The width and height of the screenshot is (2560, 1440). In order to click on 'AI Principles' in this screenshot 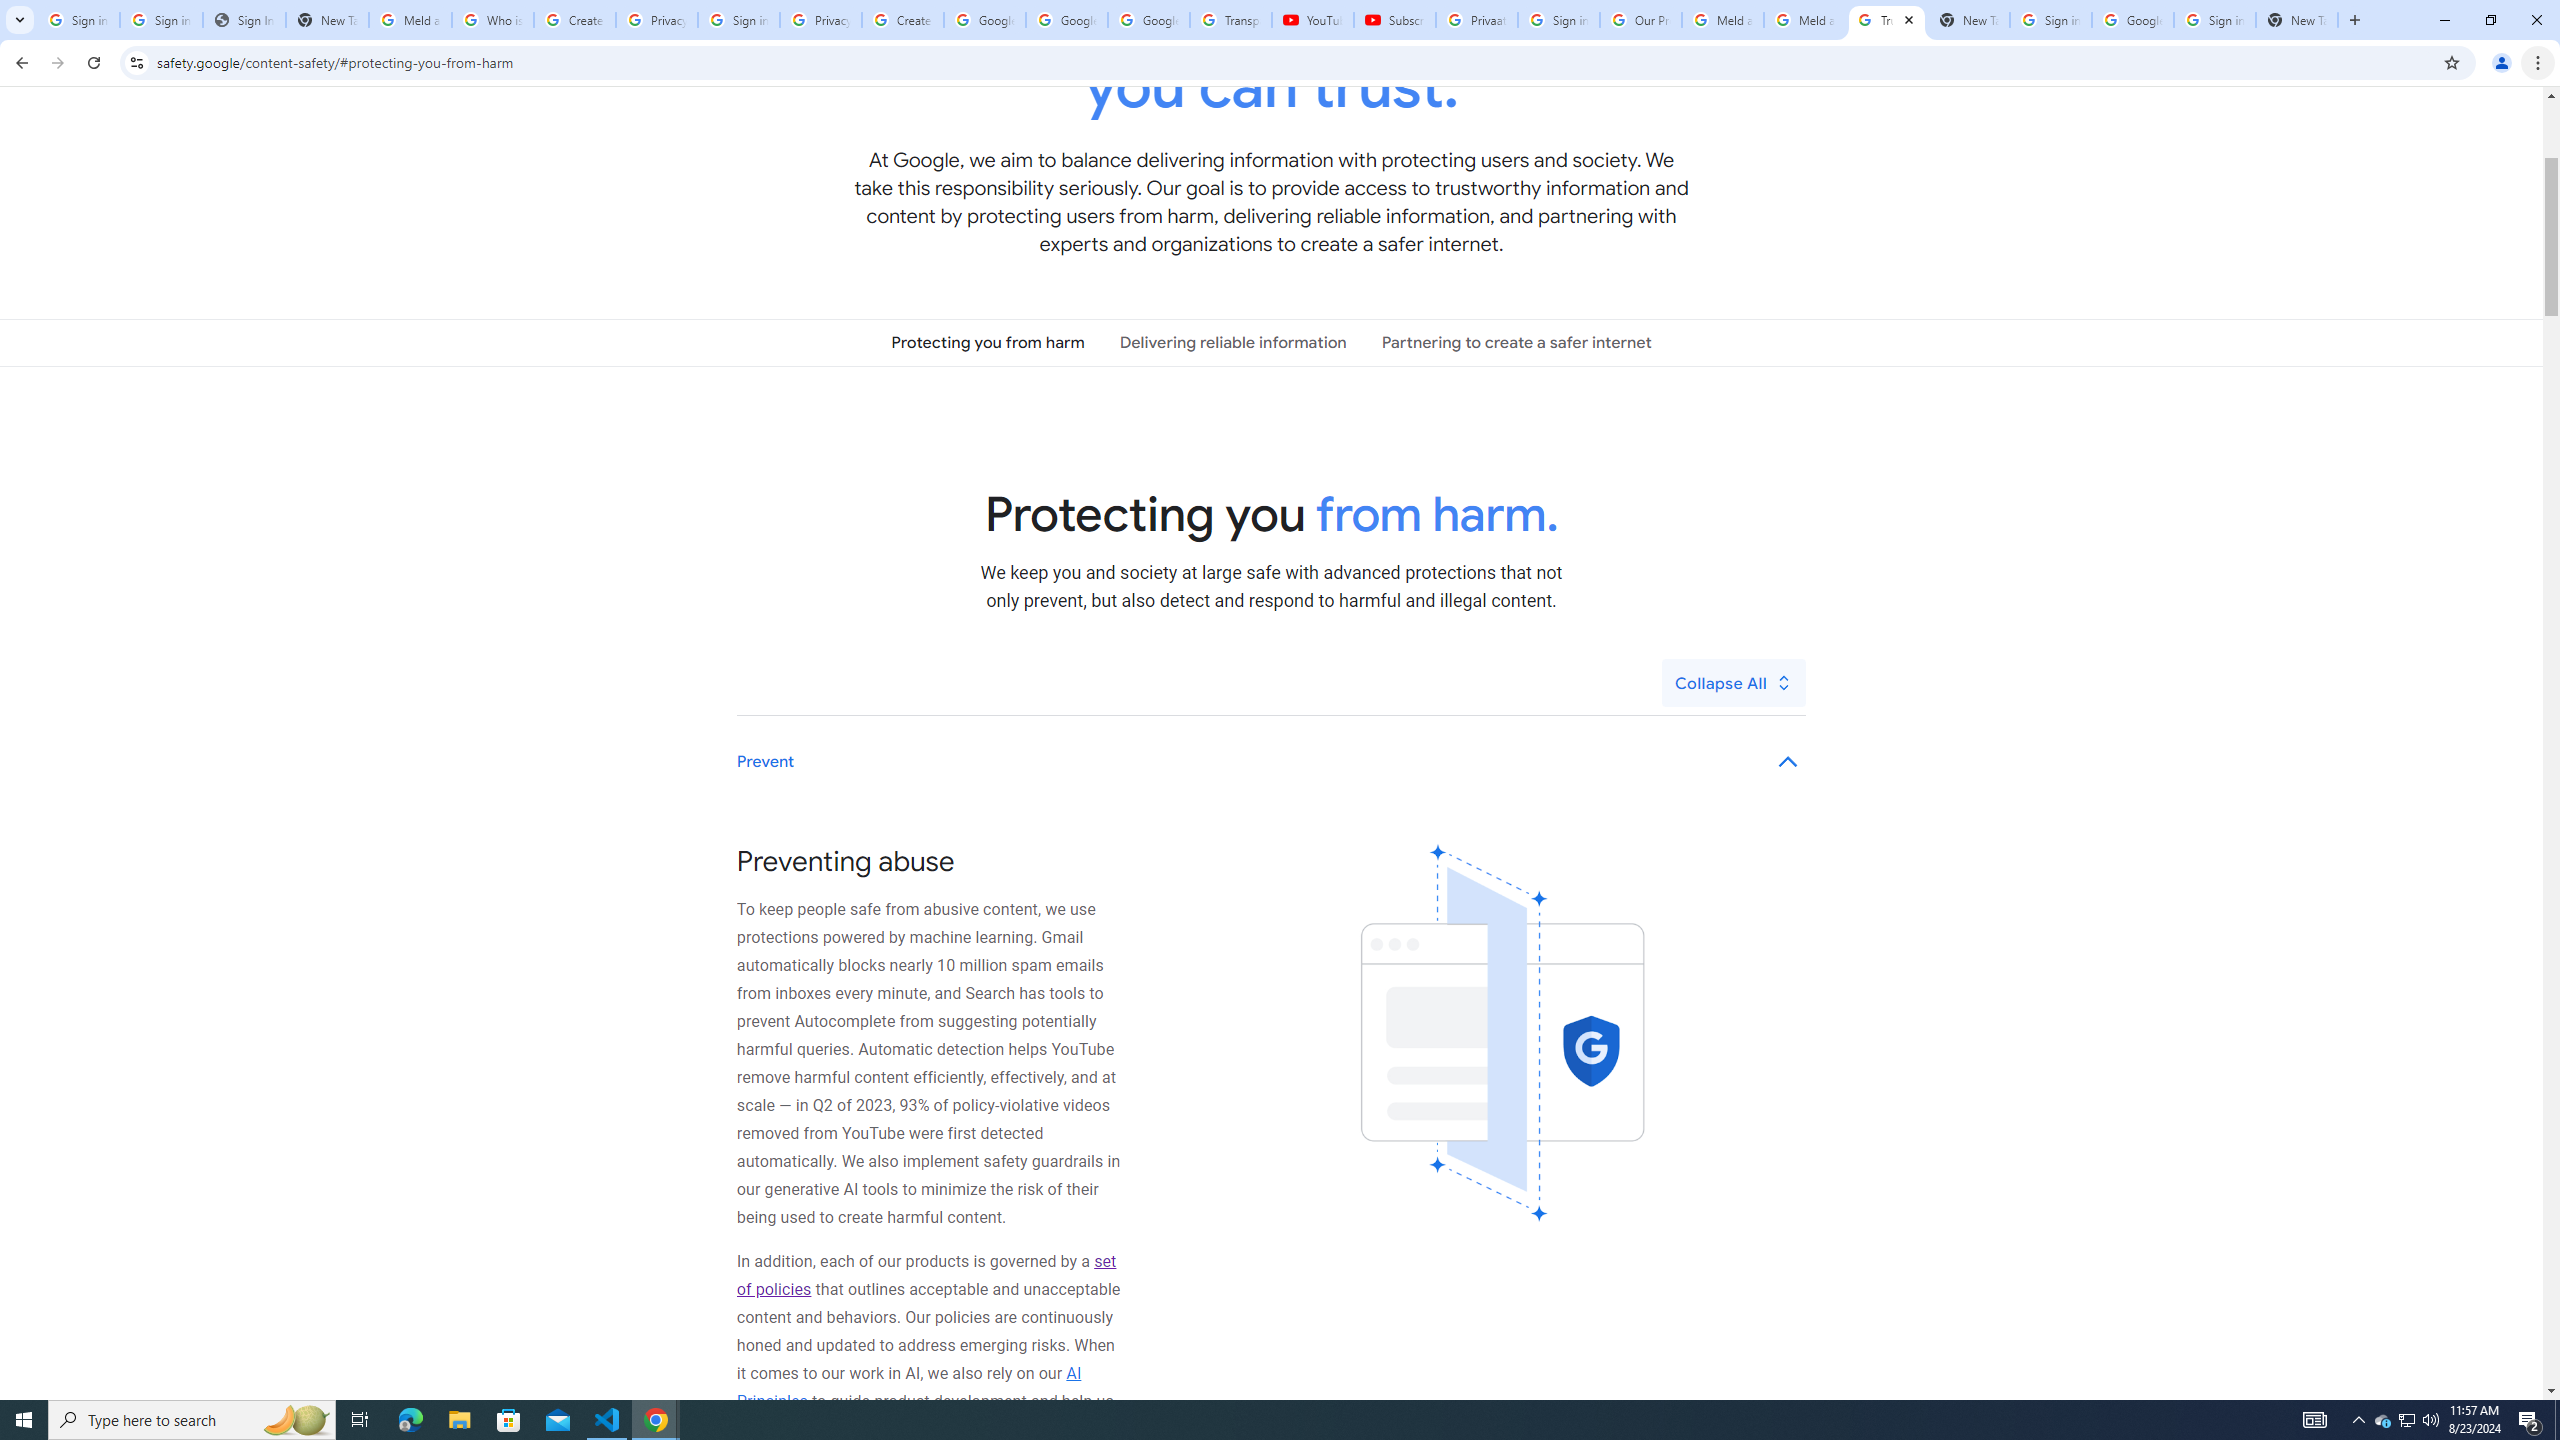, I will do `click(909, 1386)`.